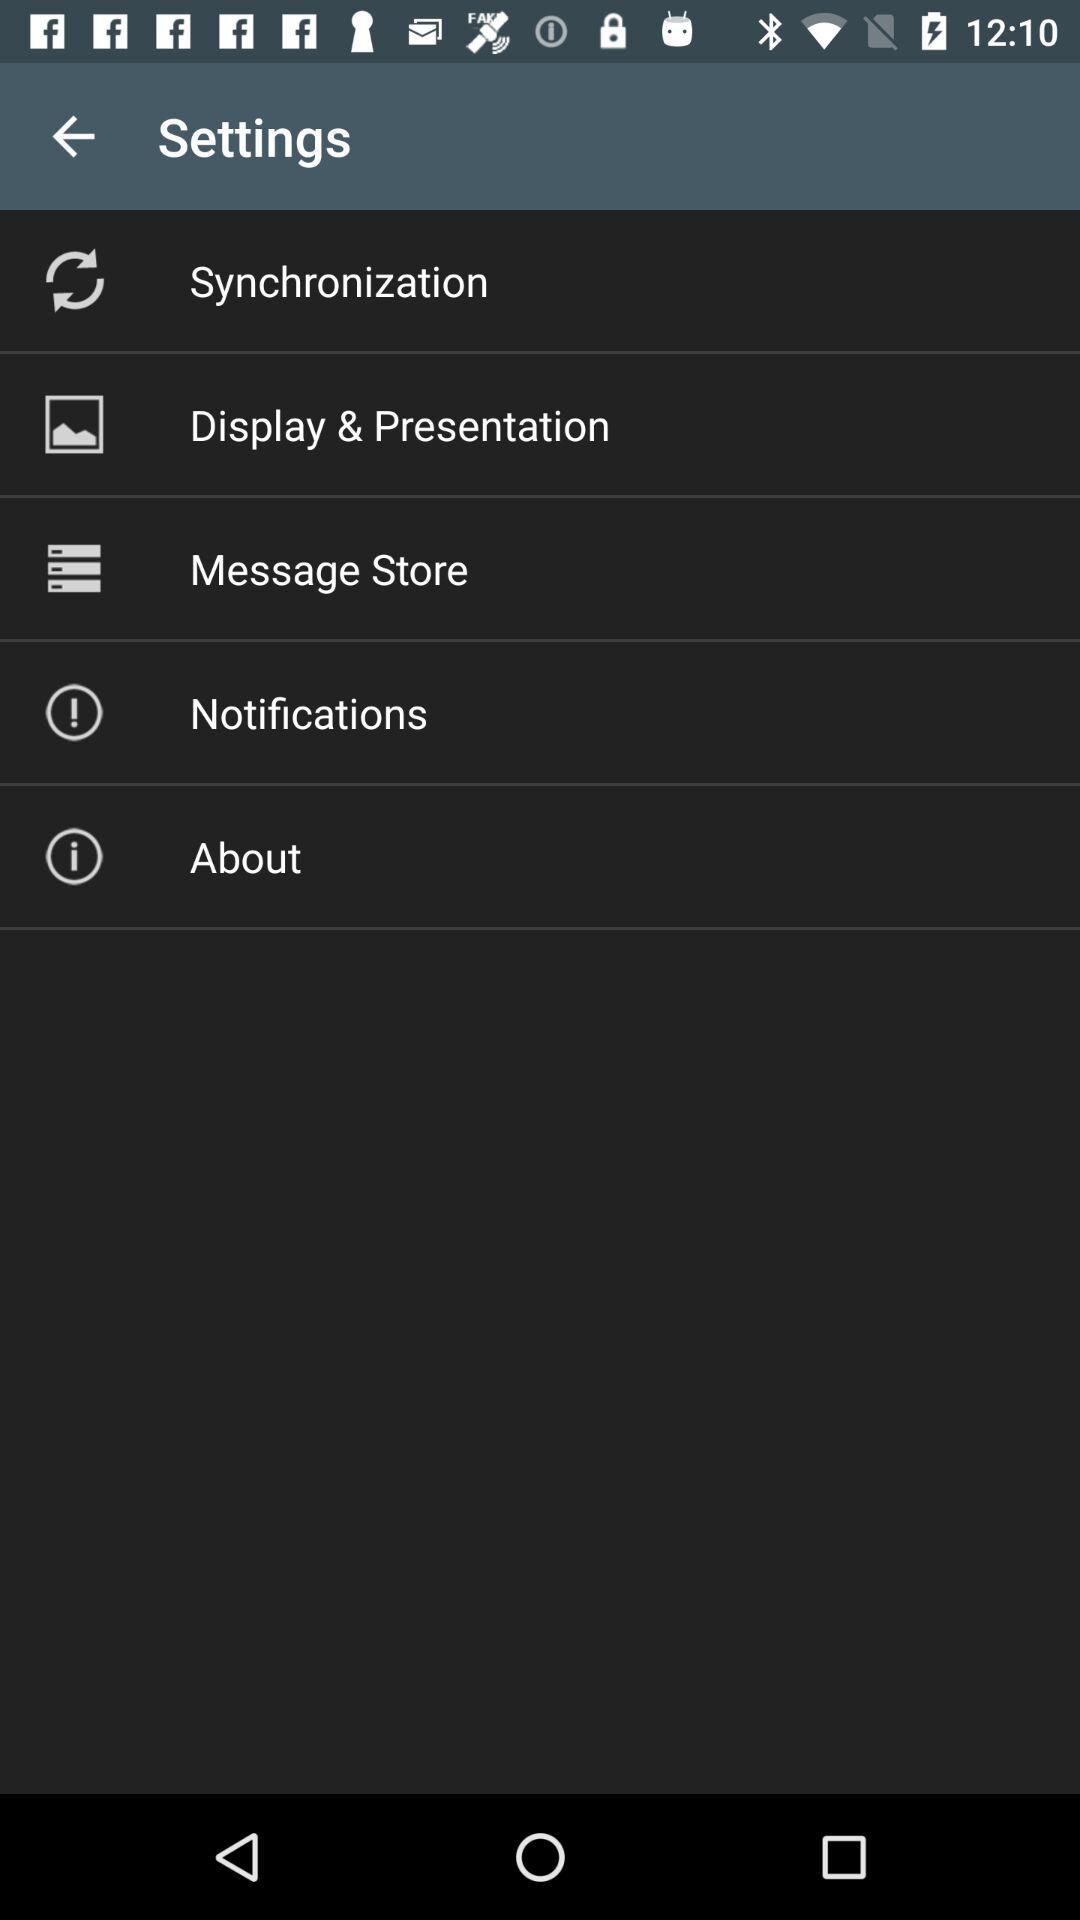 The width and height of the screenshot is (1080, 1920). What do you see at coordinates (72, 135) in the screenshot?
I see `item to the left of the settings app` at bounding box center [72, 135].